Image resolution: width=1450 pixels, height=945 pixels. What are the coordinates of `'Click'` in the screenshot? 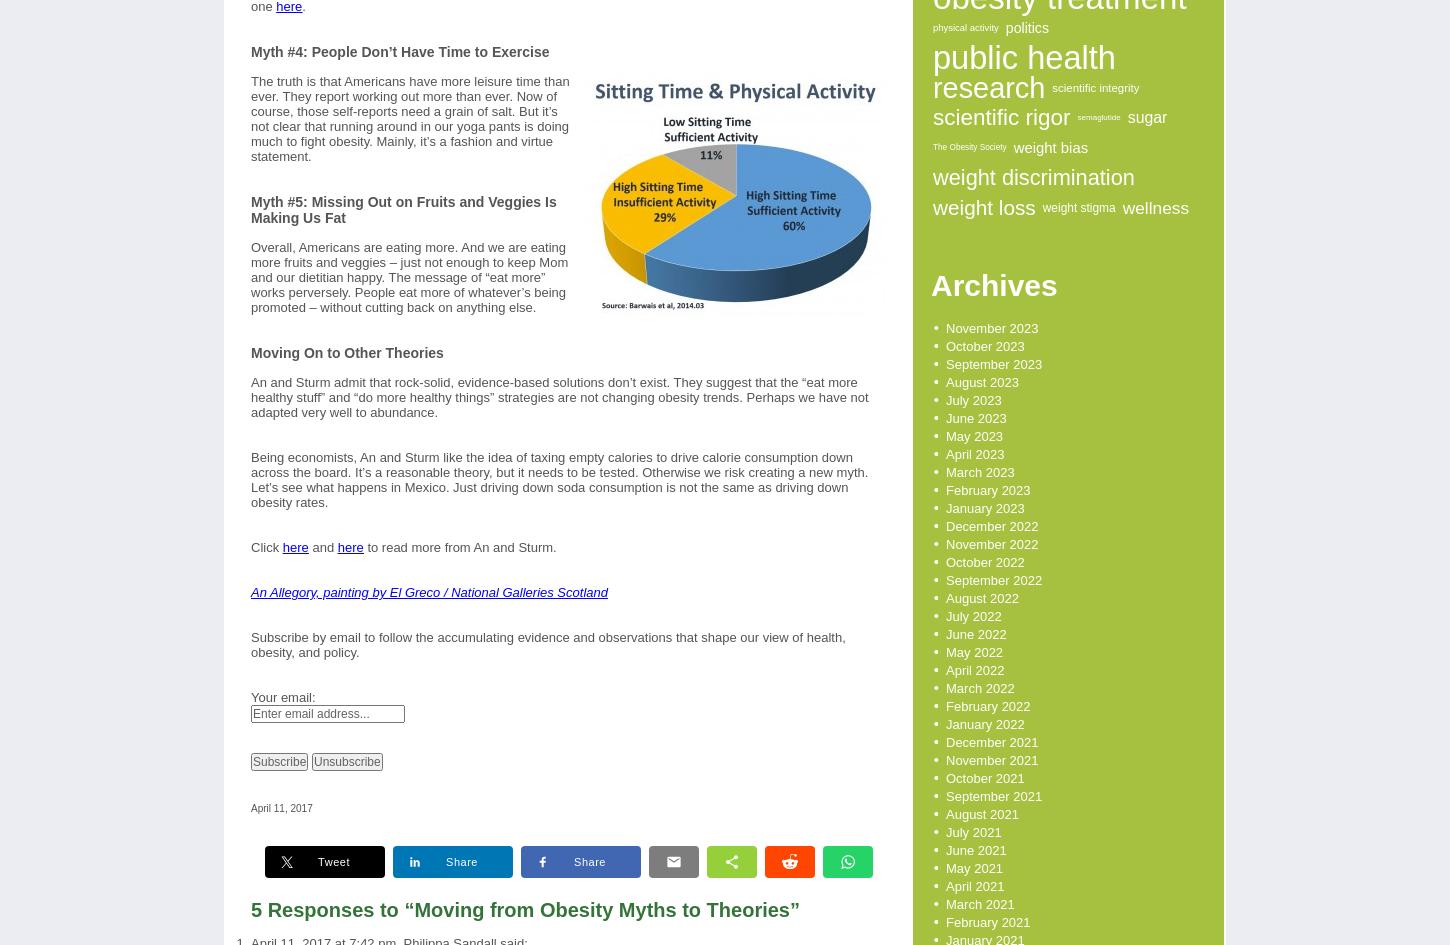 It's located at (266, 547).